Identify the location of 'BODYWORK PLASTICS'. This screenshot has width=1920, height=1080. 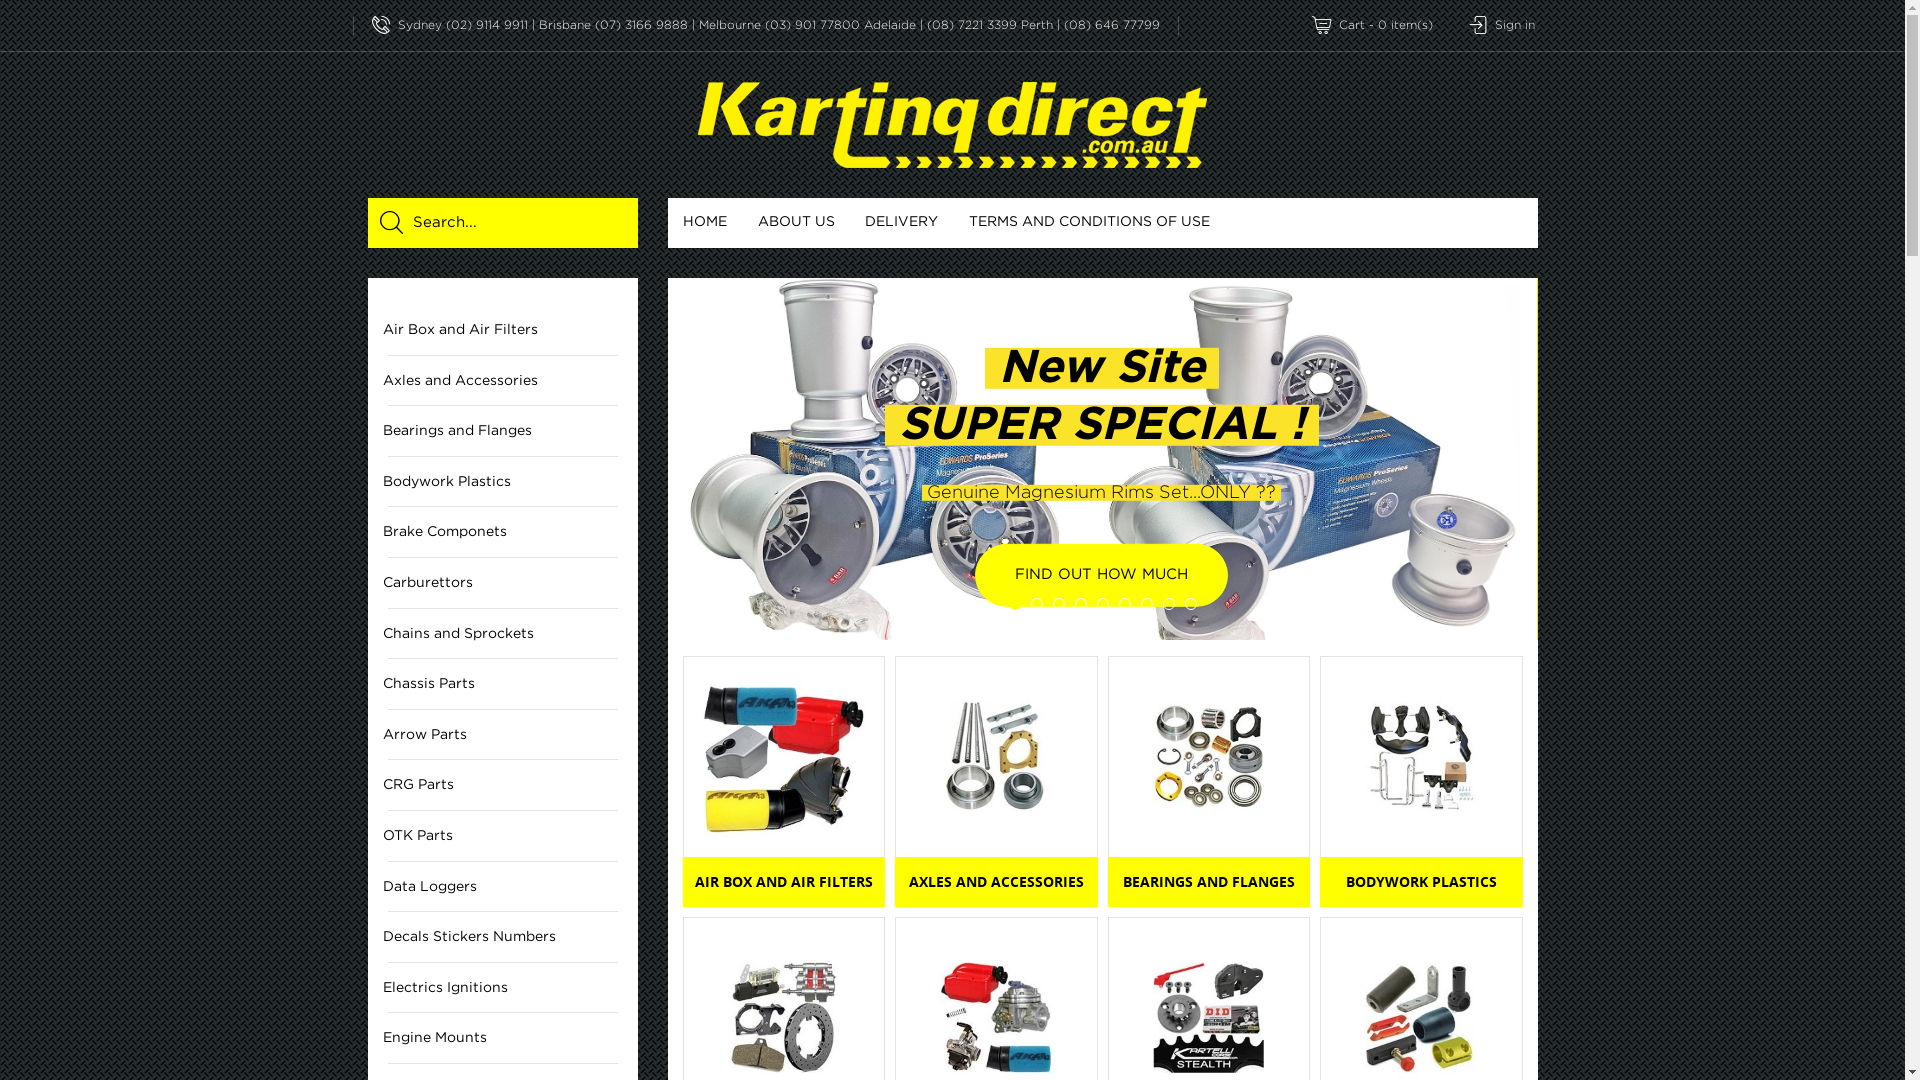
(1420, 881).